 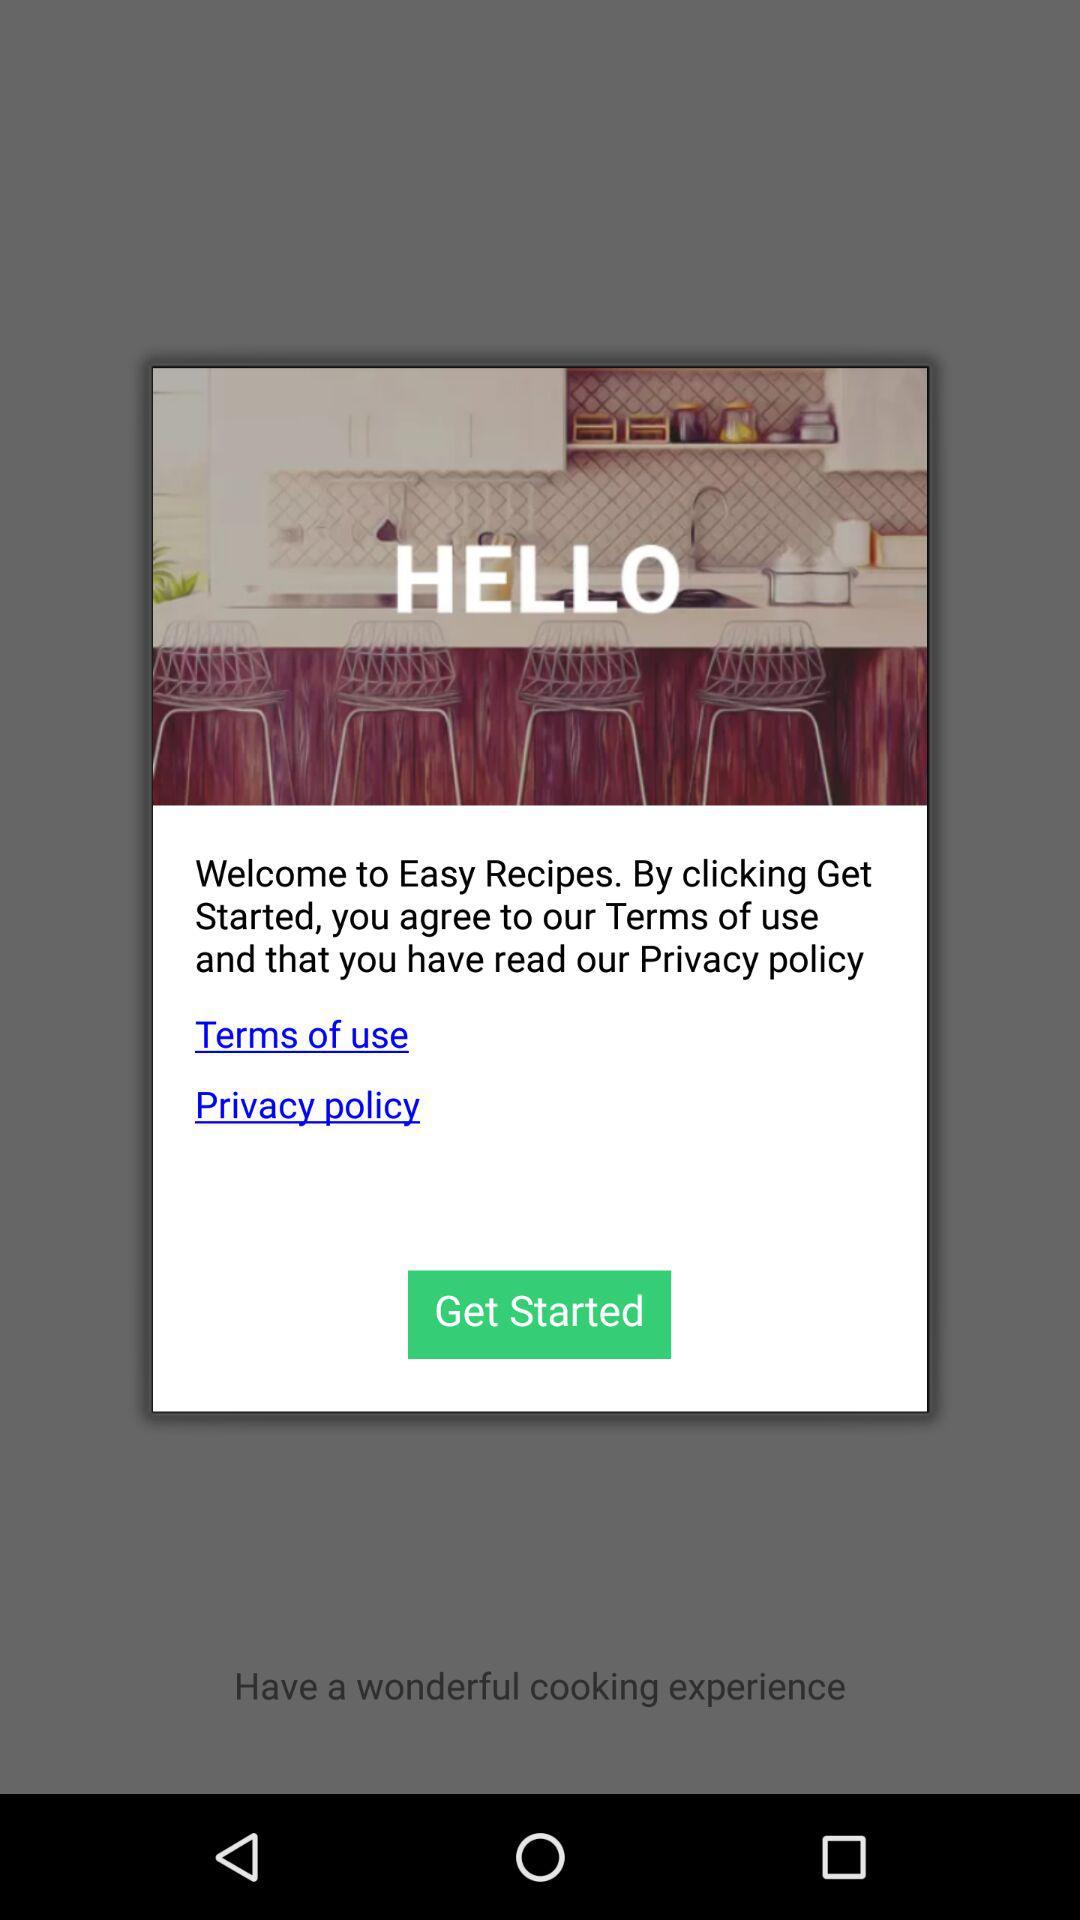 I want to click on welcome to easy app, so click(x=518, y=898).